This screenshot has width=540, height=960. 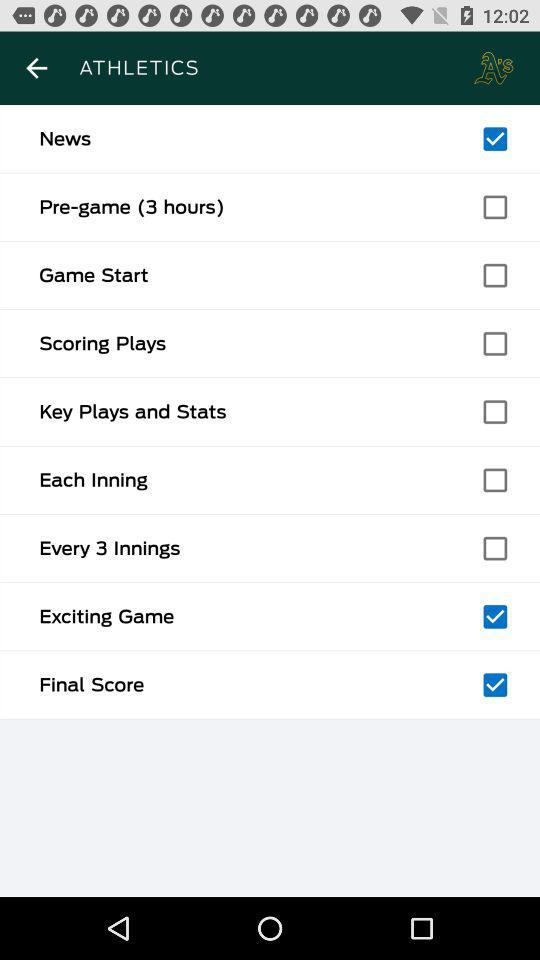 What do you see at coordinates (494, 207) in the screenshot?
I see `select` at bounding box center [494, 207].